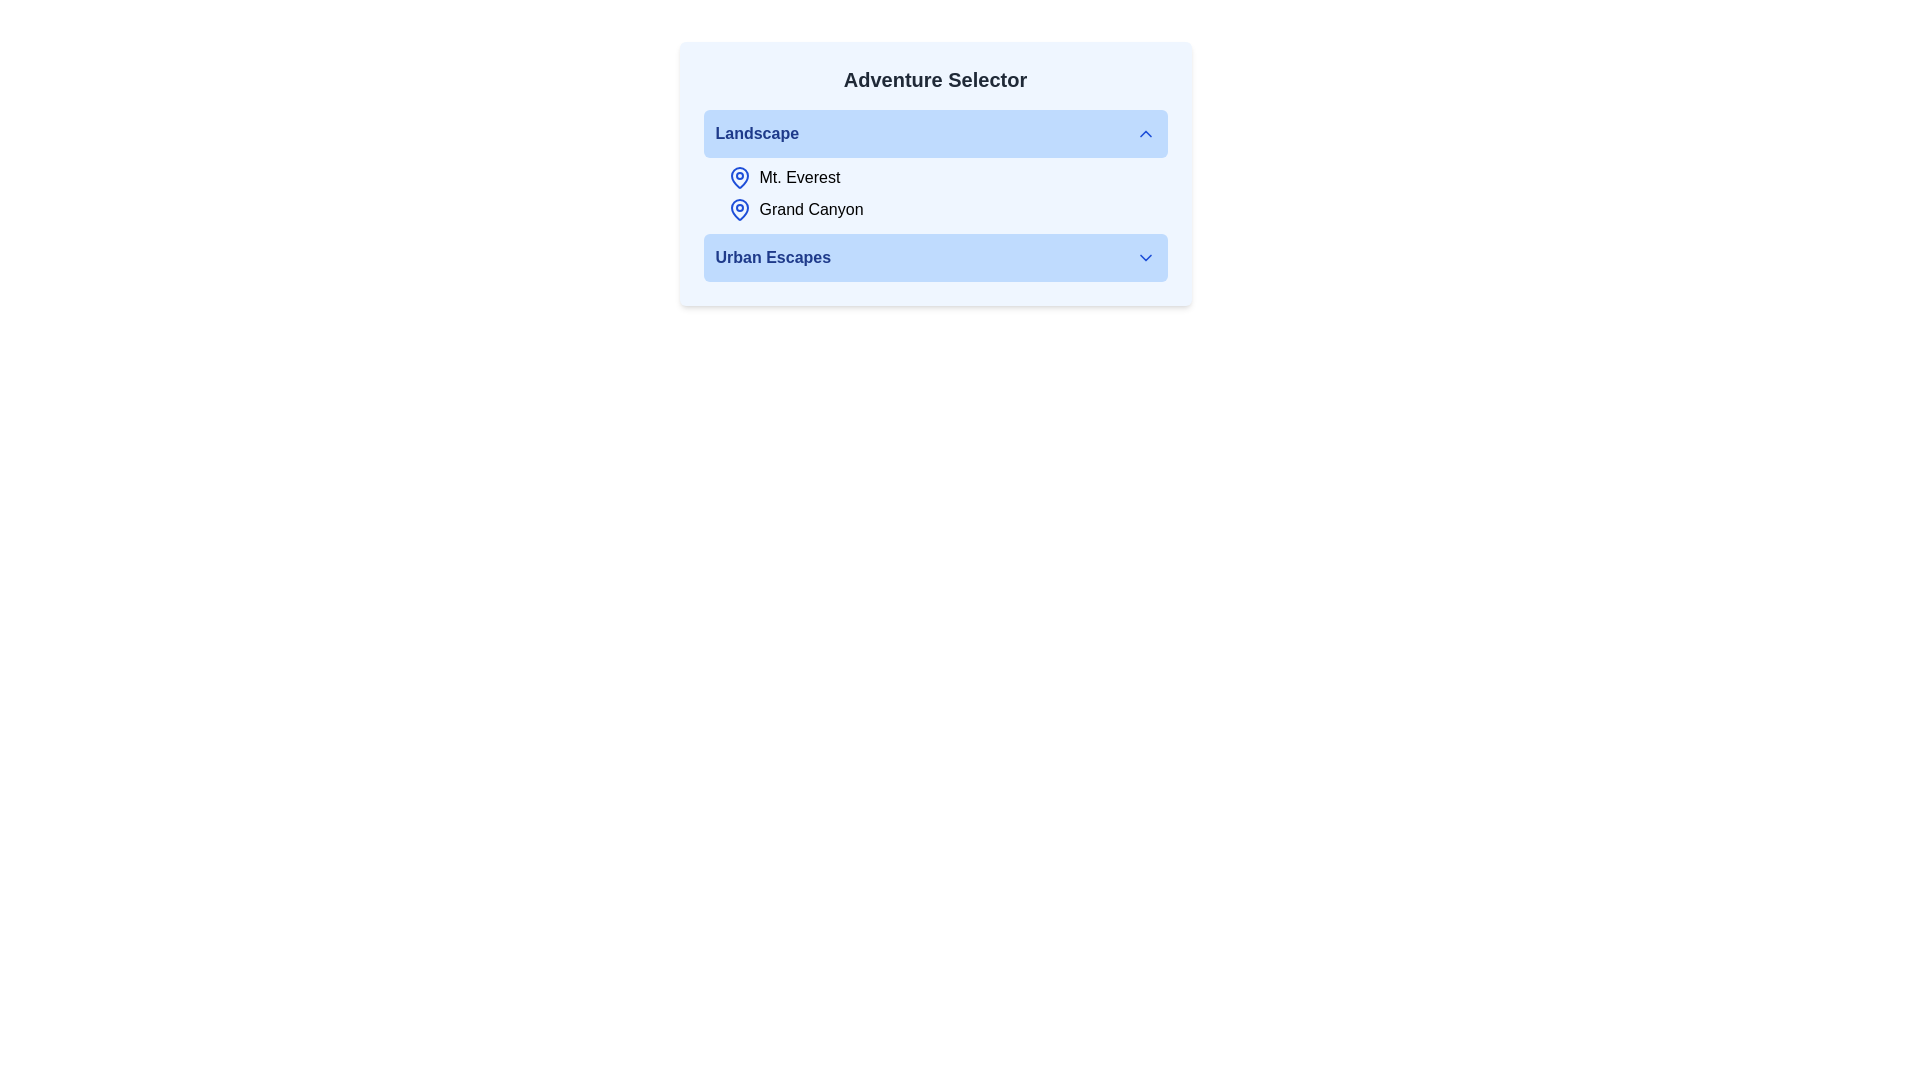  What do you see at coordinates (934, 164) in the screenshot?
I see `the 'Adventure Selector' dropdown menu` at bounding box center [934, 164].